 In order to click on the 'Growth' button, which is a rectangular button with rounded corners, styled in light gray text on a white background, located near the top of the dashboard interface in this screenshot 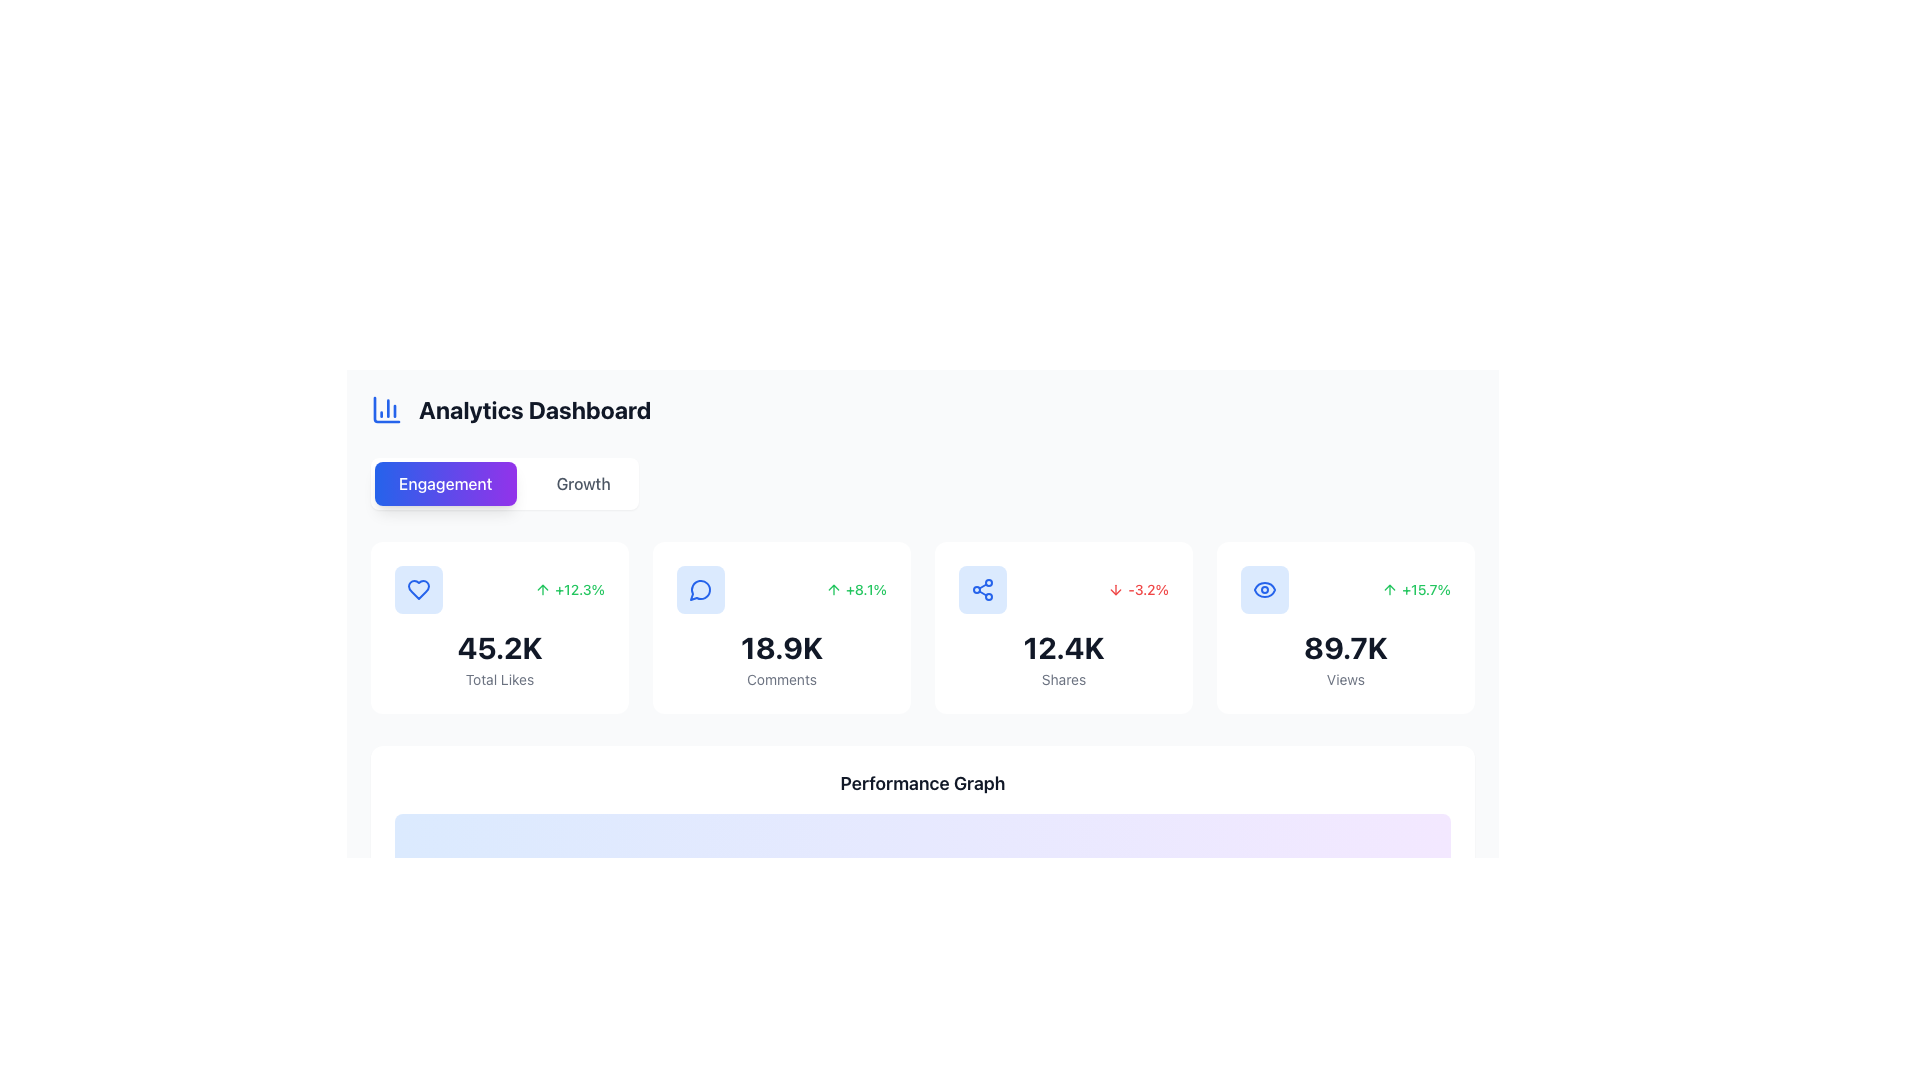, I will do `click(582, 483)`.